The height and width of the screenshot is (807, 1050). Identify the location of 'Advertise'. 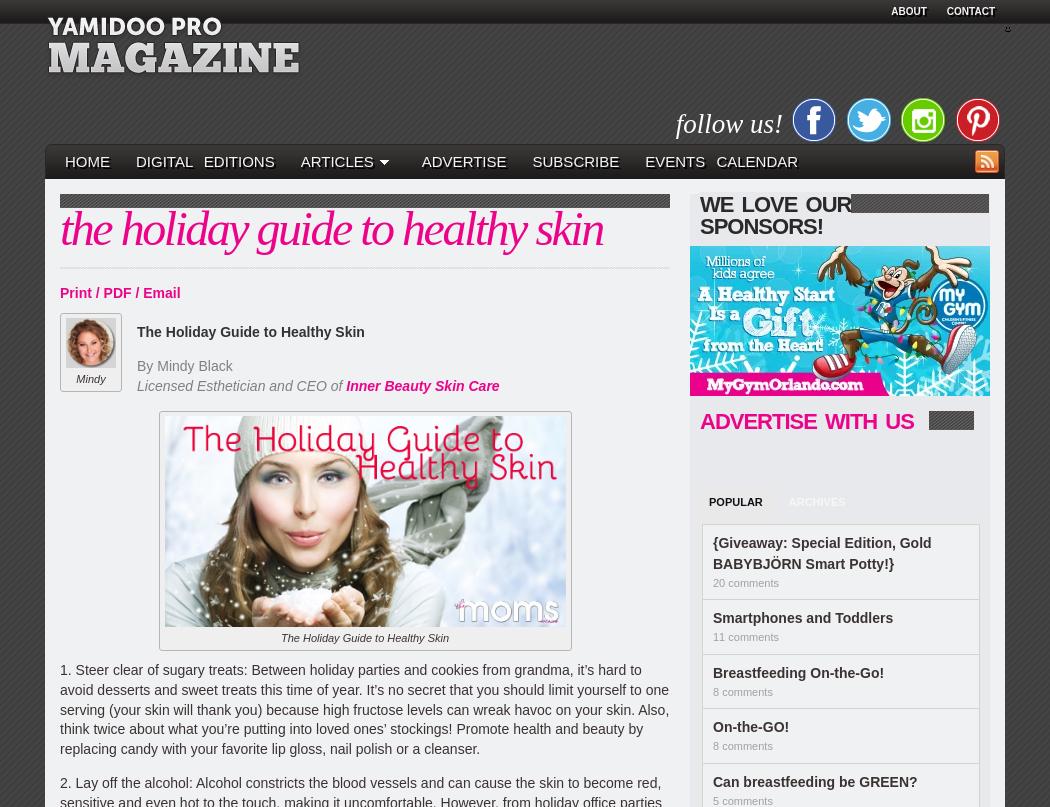
(463, 160).